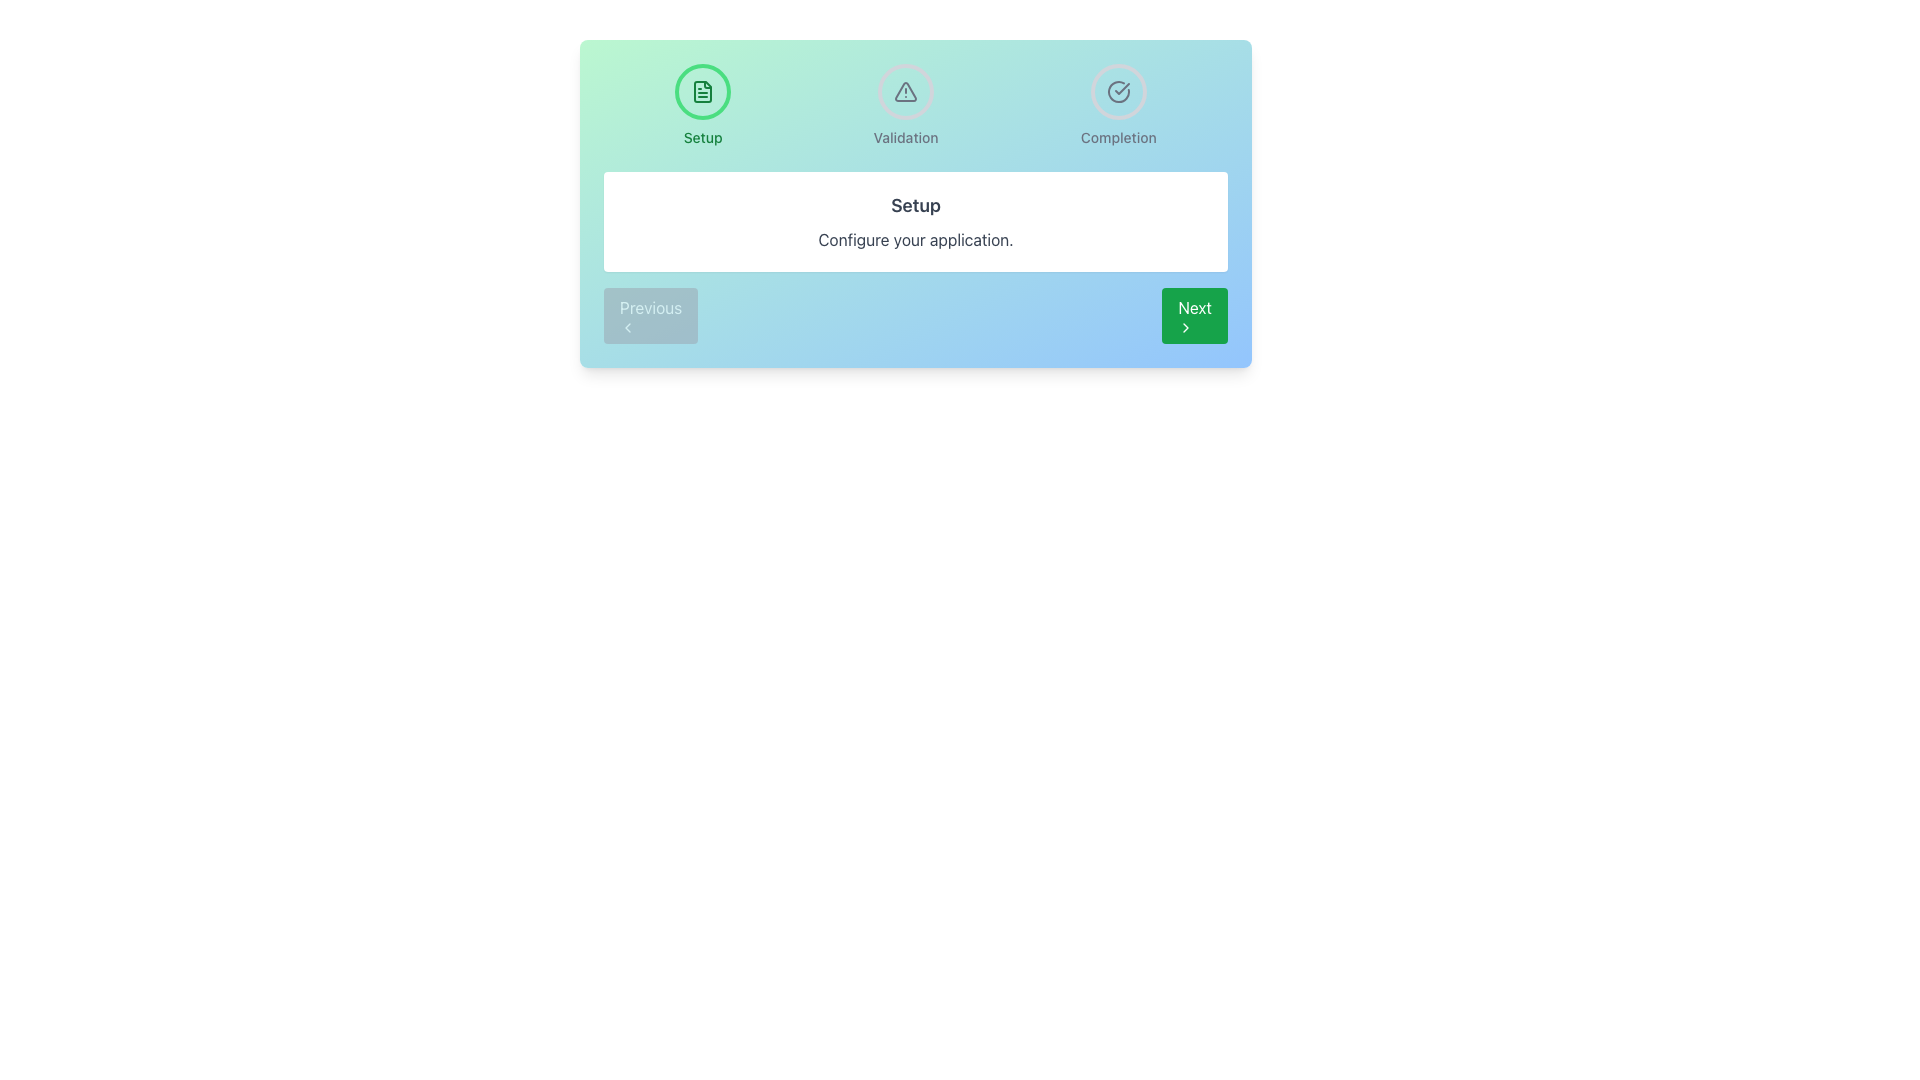 This screenshot has height=1080, width=1920. I want to click on the triangular warning icon labeled 'Validation' in the second step of the horizontal stepper interface, so click(905, 92).